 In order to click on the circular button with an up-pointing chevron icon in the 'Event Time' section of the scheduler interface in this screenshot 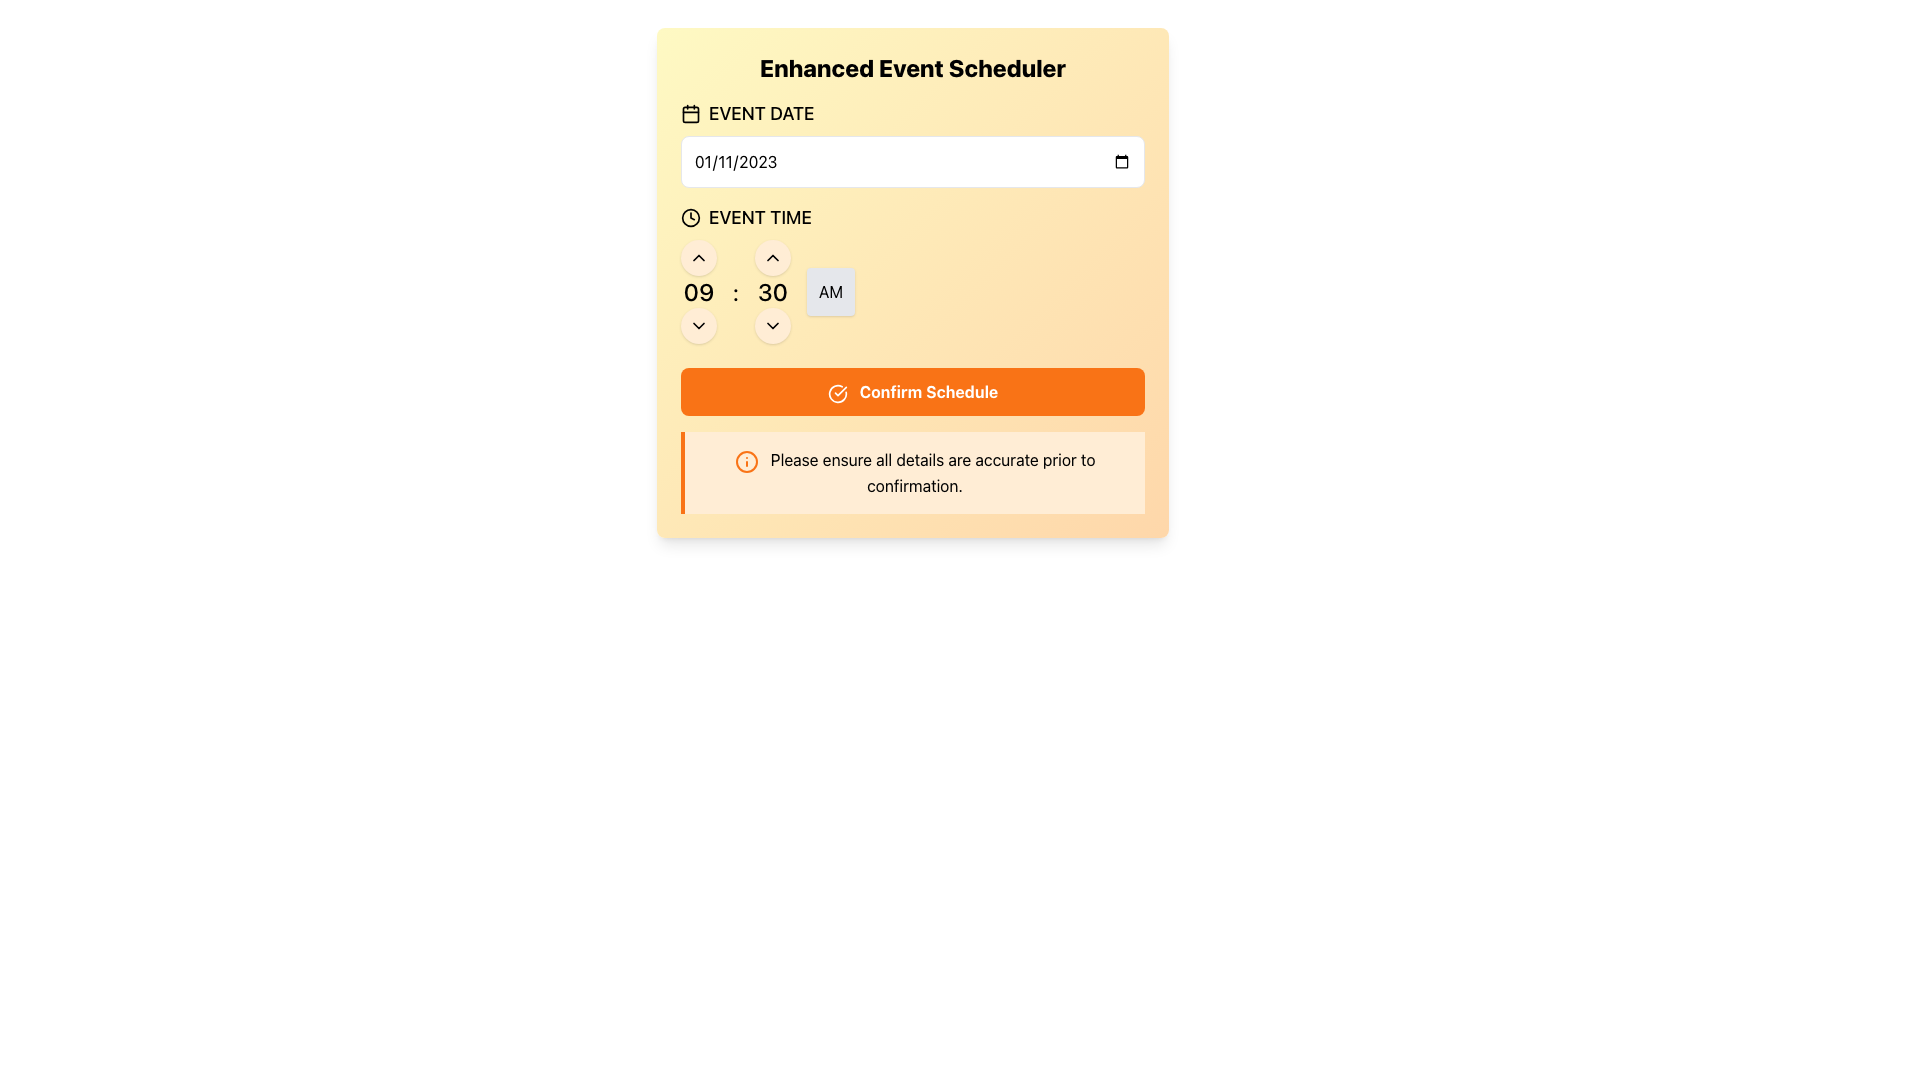, I will do `click(699, 257)`.